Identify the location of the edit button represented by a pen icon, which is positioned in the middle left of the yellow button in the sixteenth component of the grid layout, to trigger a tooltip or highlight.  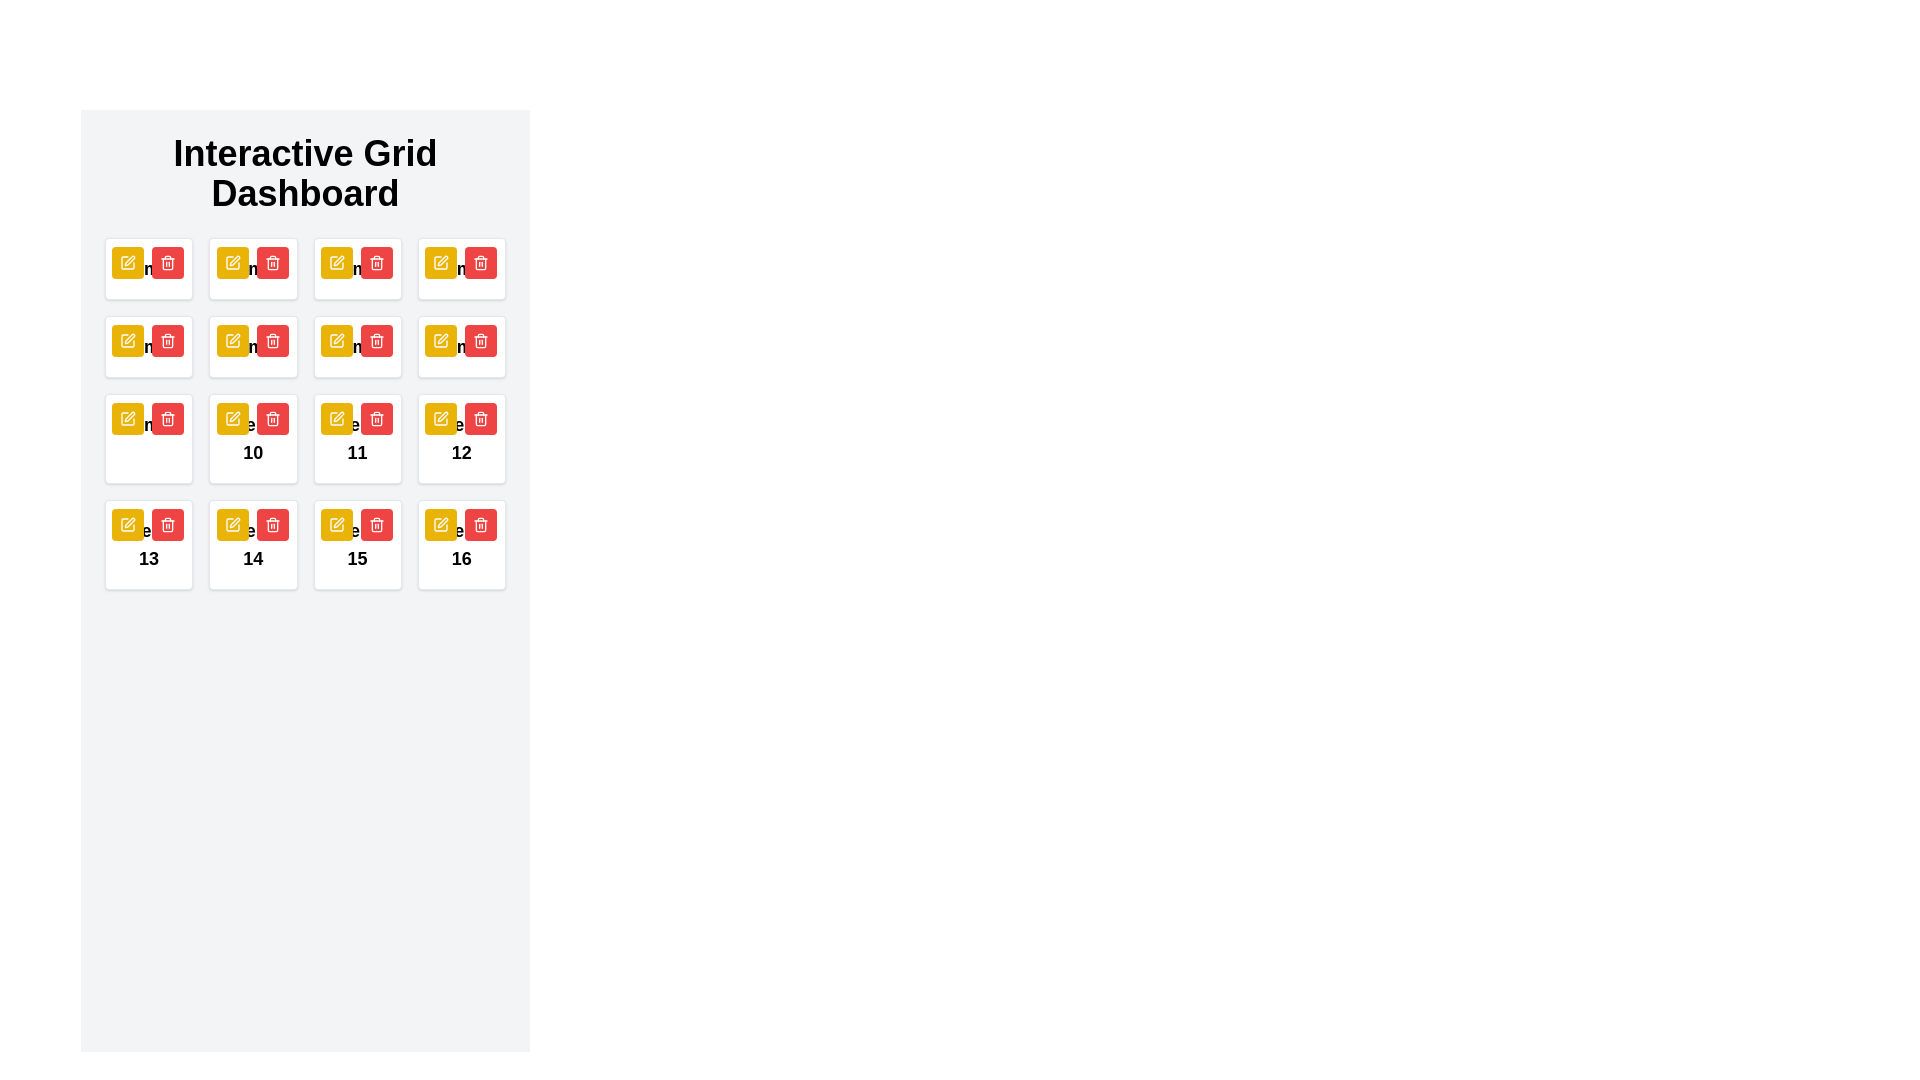
(440, 523).